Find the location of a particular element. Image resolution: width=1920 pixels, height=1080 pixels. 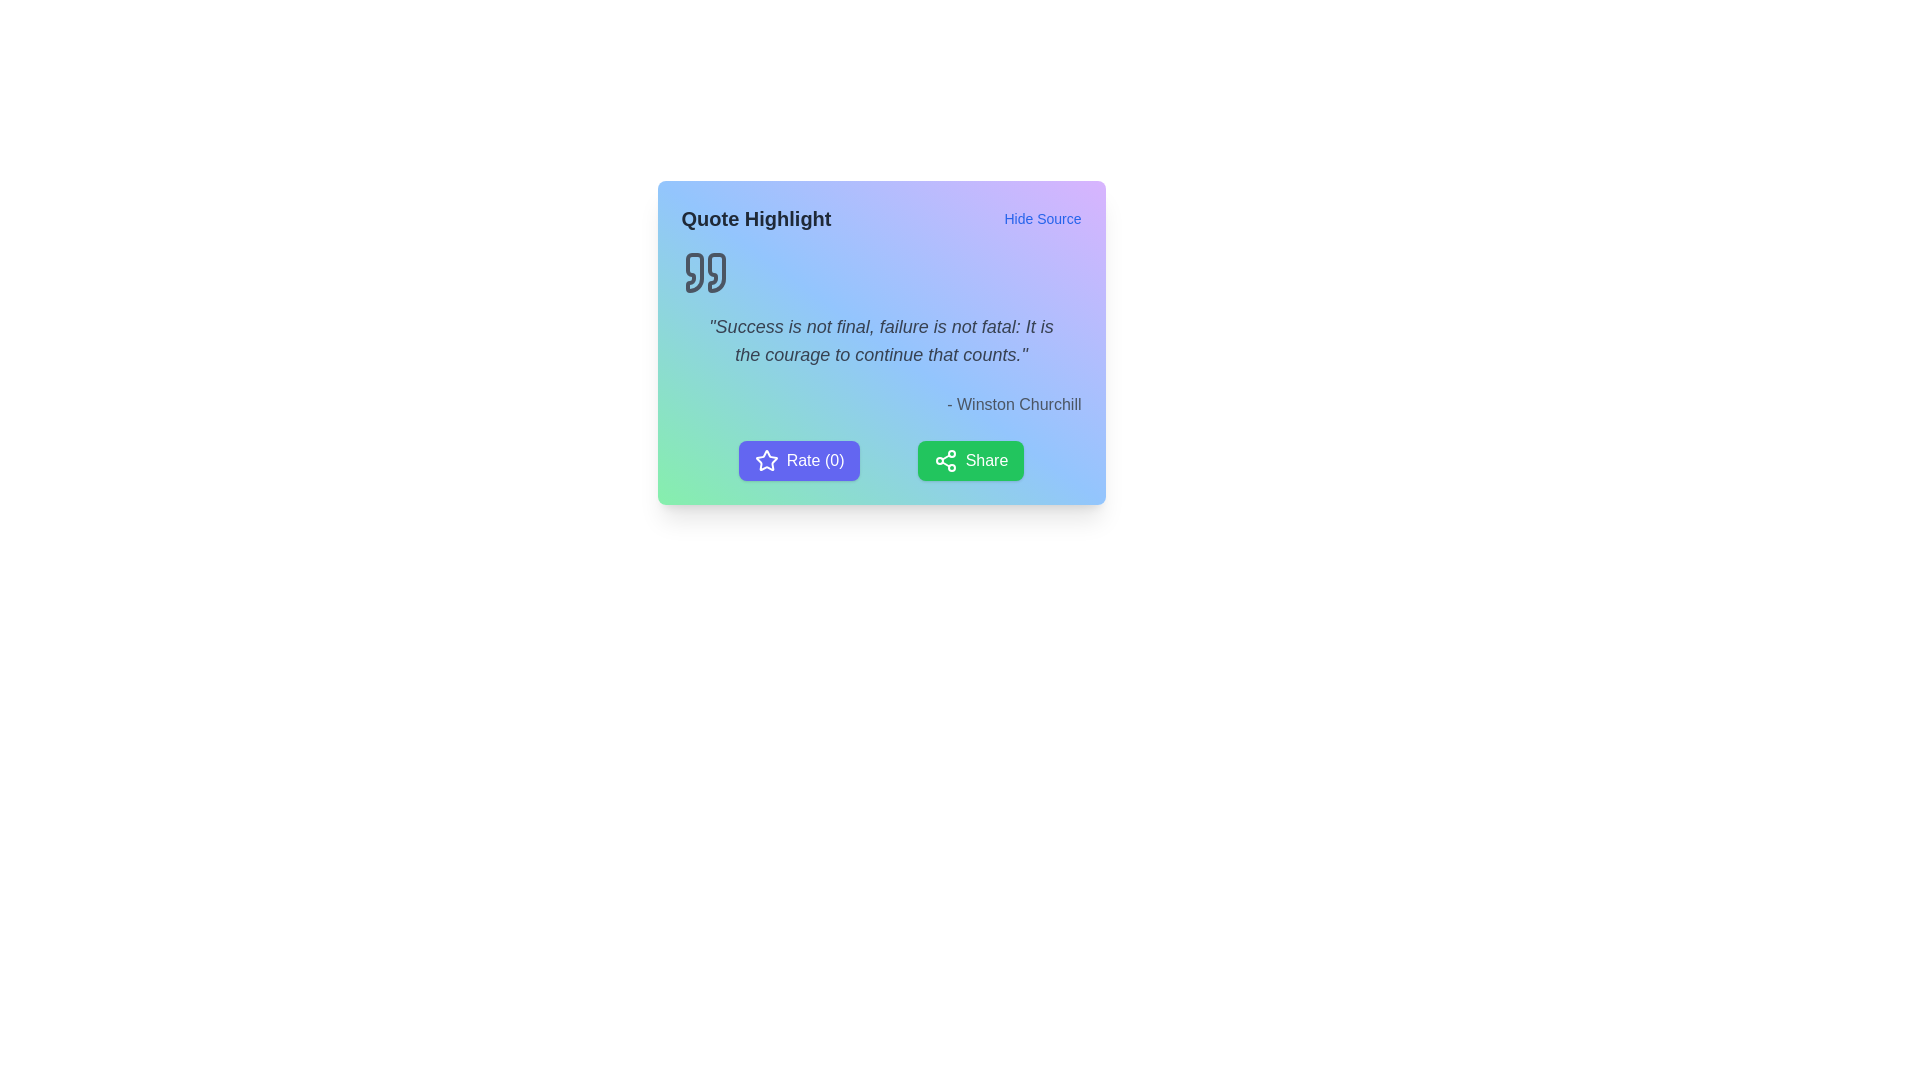

the 'Rate (0)' button with a purple background and white text is located at coordinates (798, 461).